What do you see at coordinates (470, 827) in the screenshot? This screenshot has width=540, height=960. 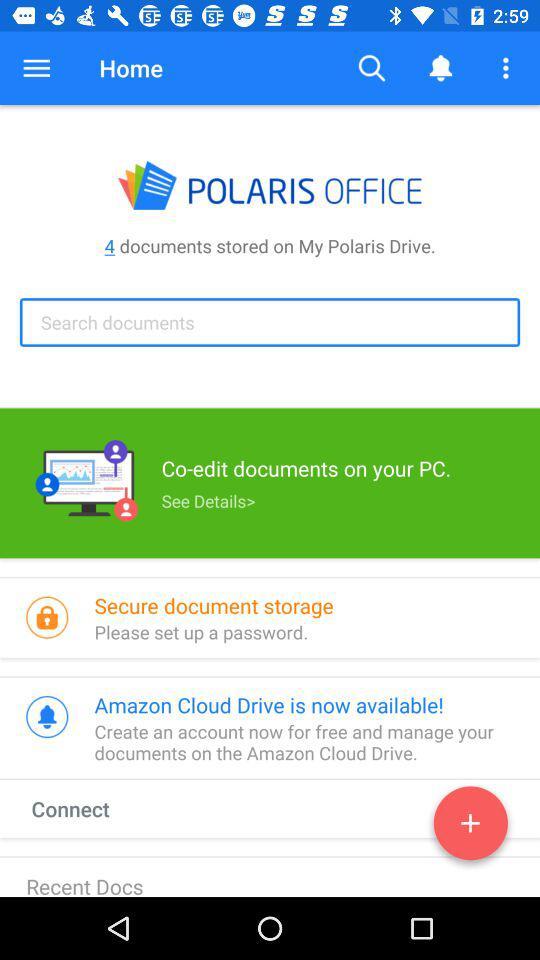 I see `the add icon` at bounding box center [470, 827].